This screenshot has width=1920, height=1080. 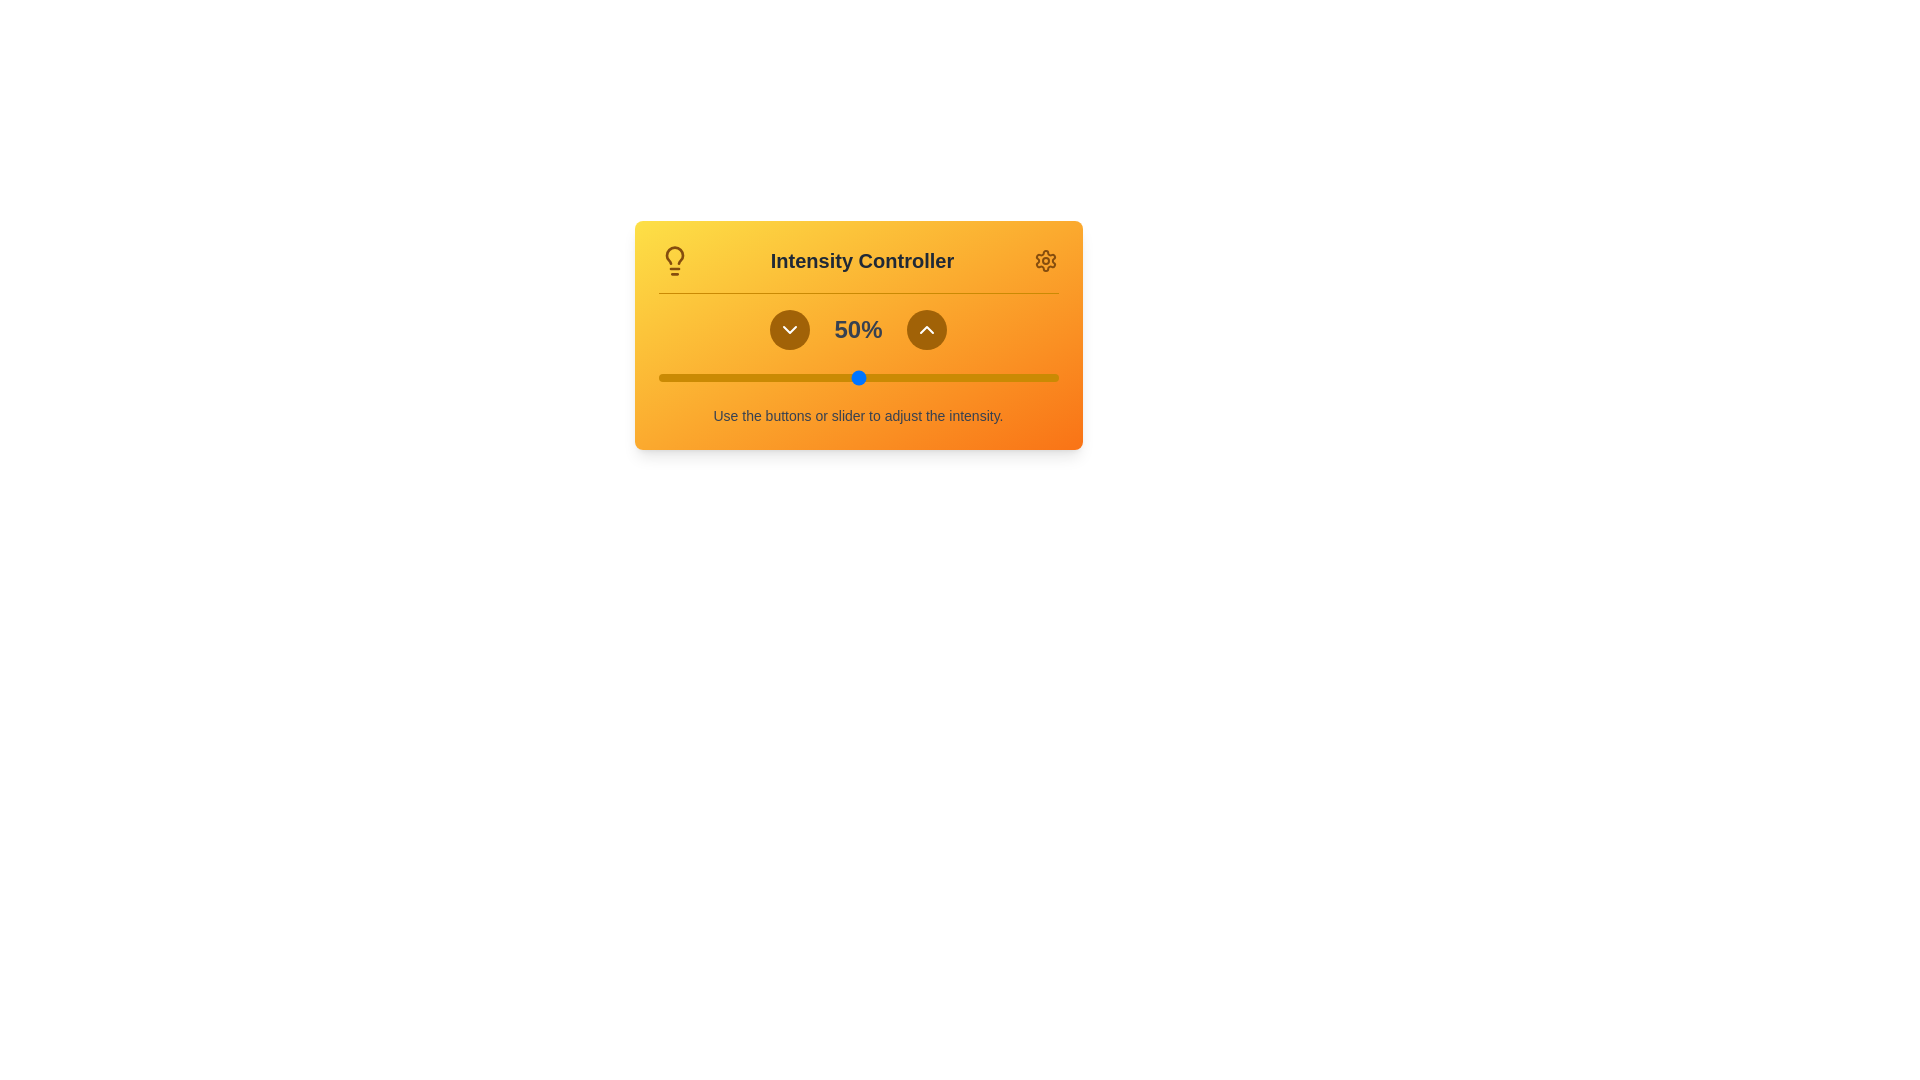 What do you see at coordinates (858, 329) in the screenshot?
I see `the text label that displays the current intensity value, which is centrally located between the two arrow buttons in the interface` at bounding box center [858, 329].